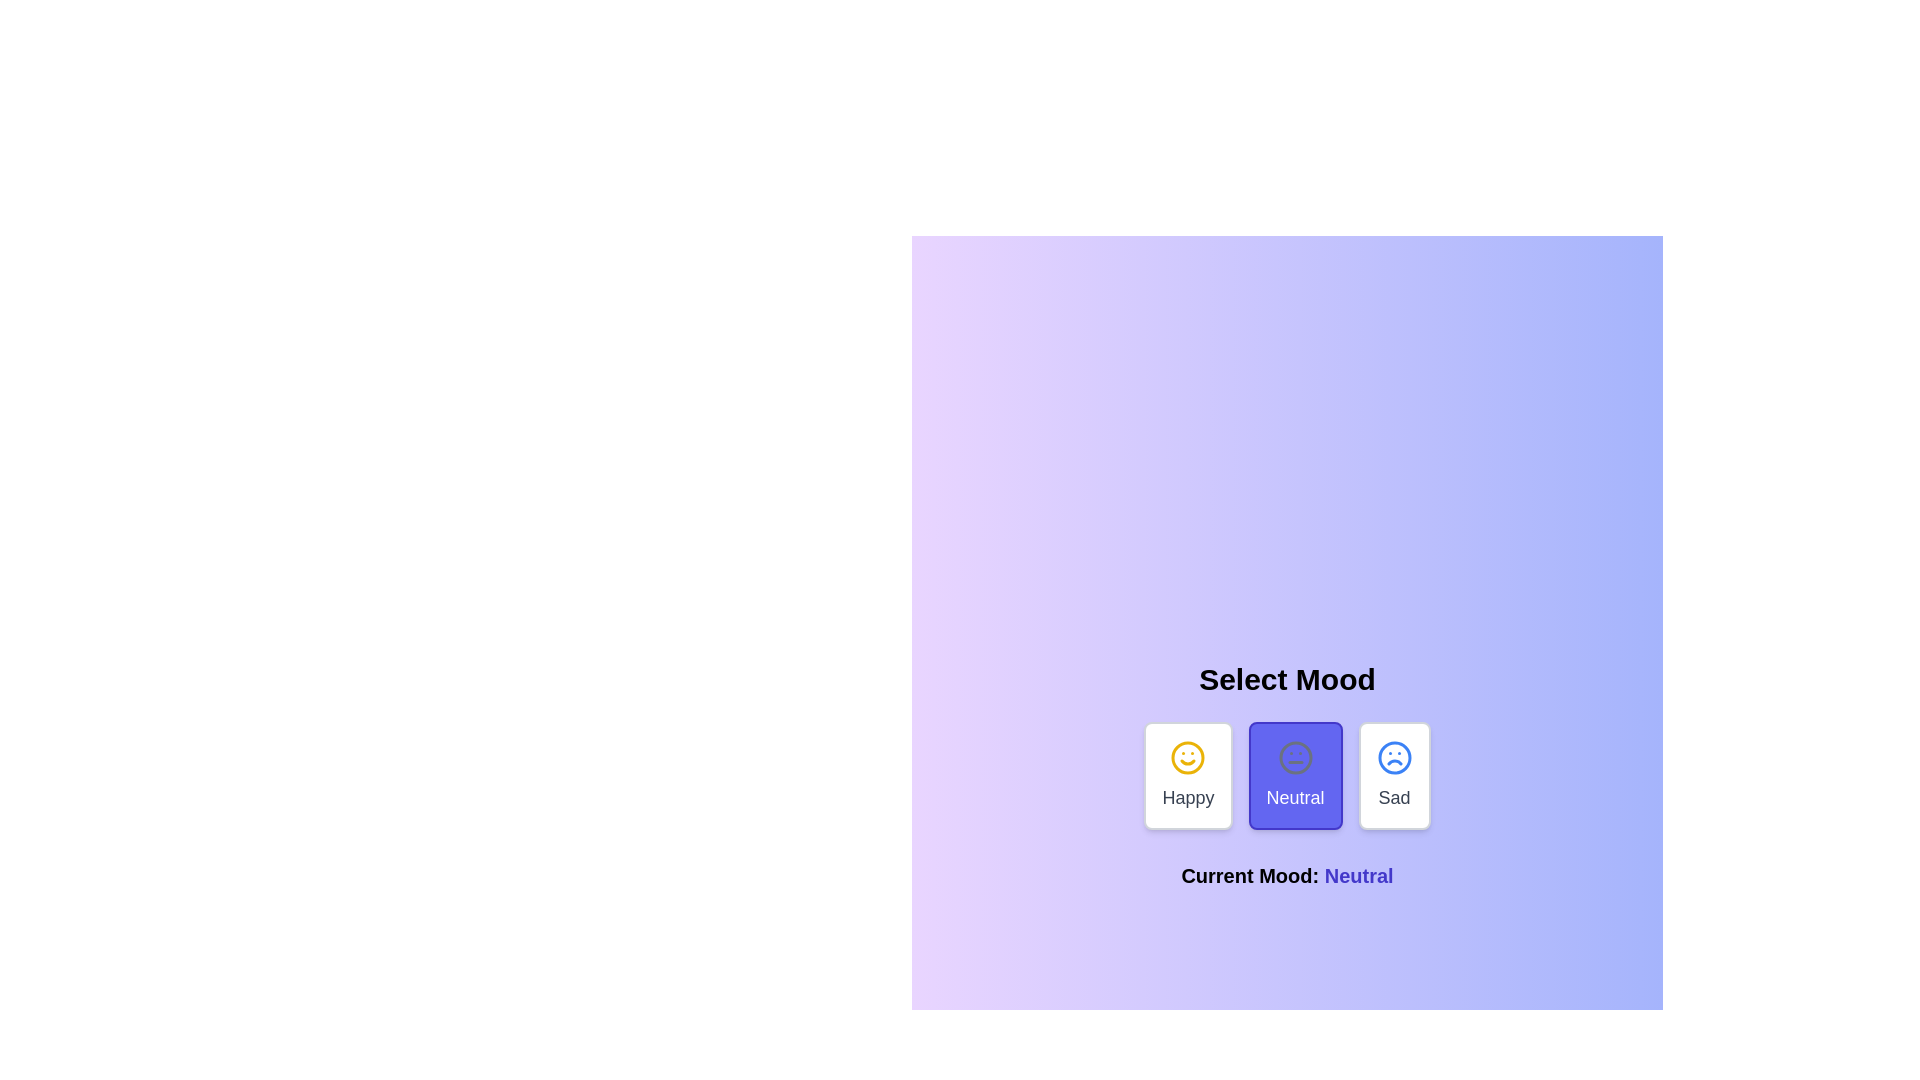  I want to click on the mood option Neutral to see its hover effect, so click(1295, 774).